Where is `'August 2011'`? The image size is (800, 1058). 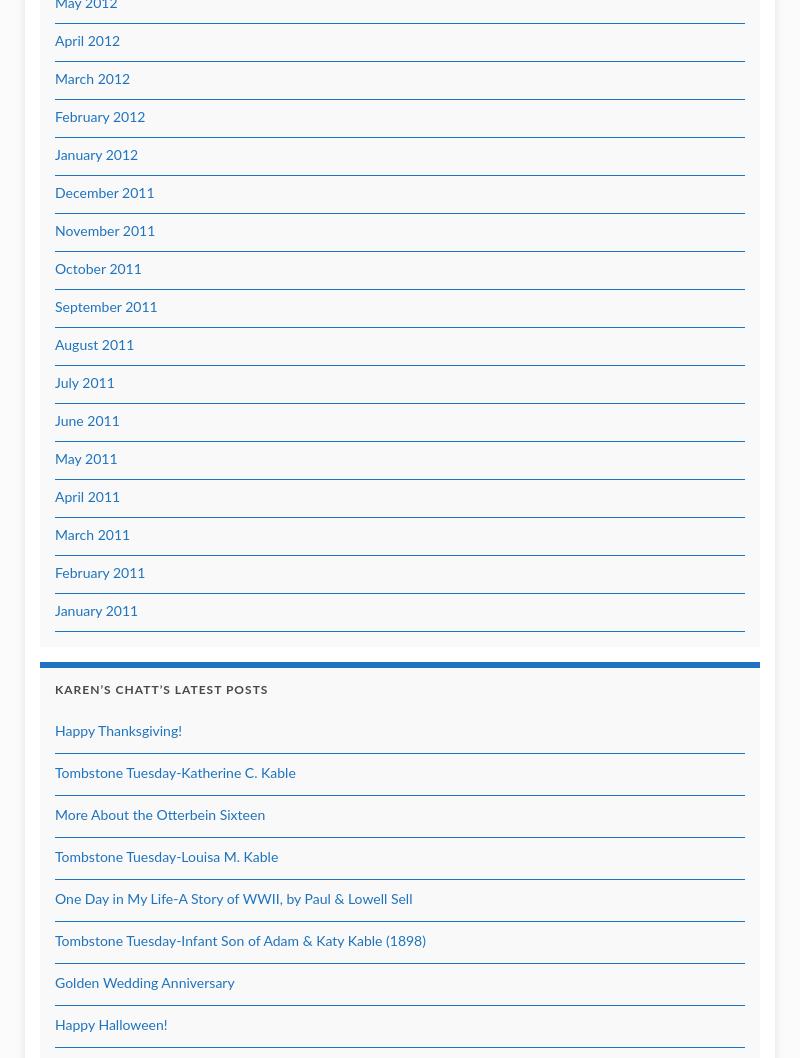 'August 2011' is located at coordinates (94, 344).